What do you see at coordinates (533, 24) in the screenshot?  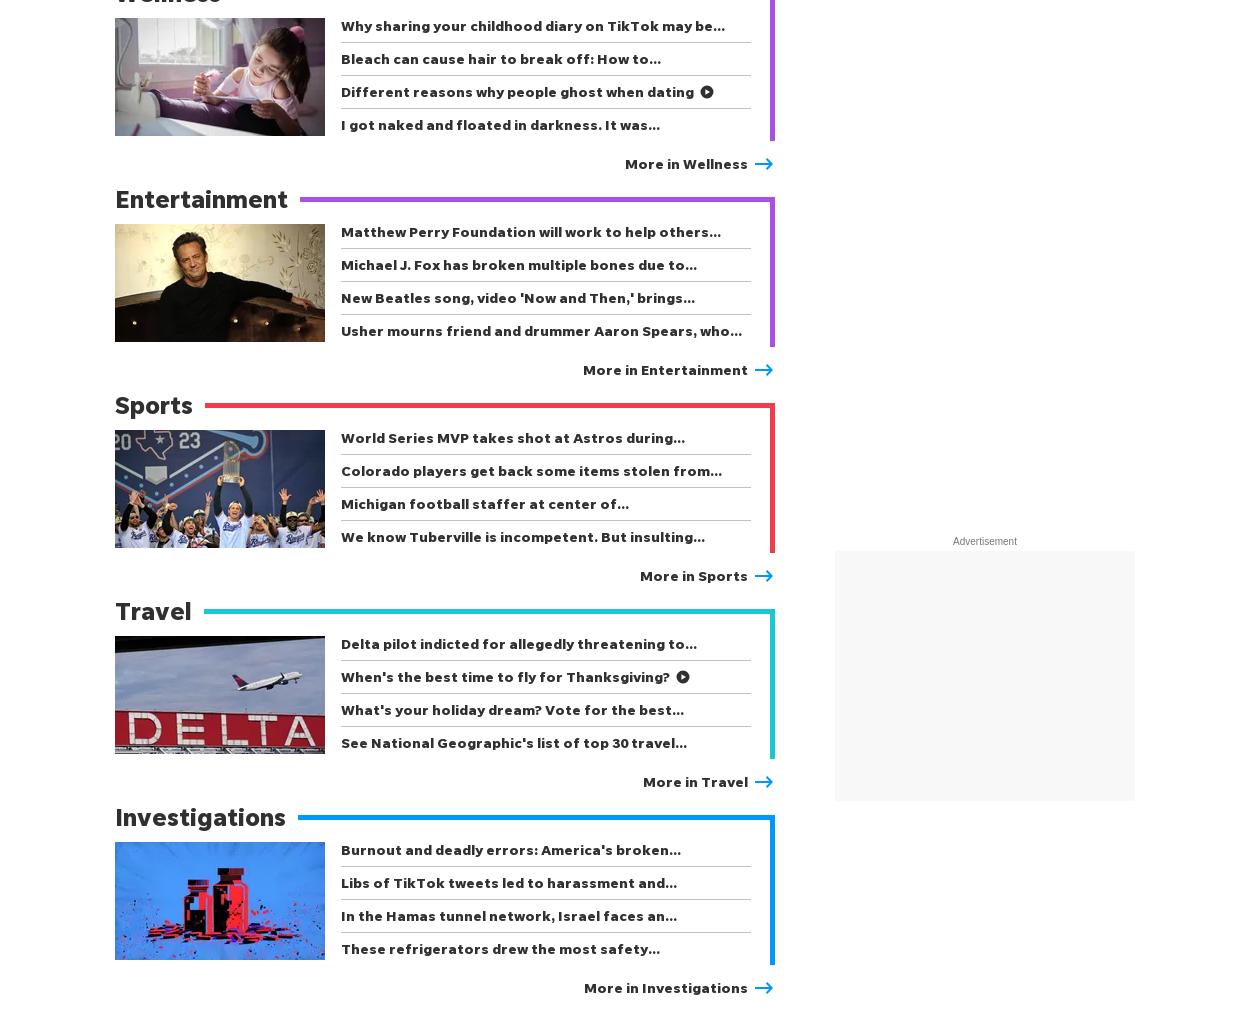 I see `'Why sharing your childhood diary on TikTok may be…'` at bounding box center [533, 24].